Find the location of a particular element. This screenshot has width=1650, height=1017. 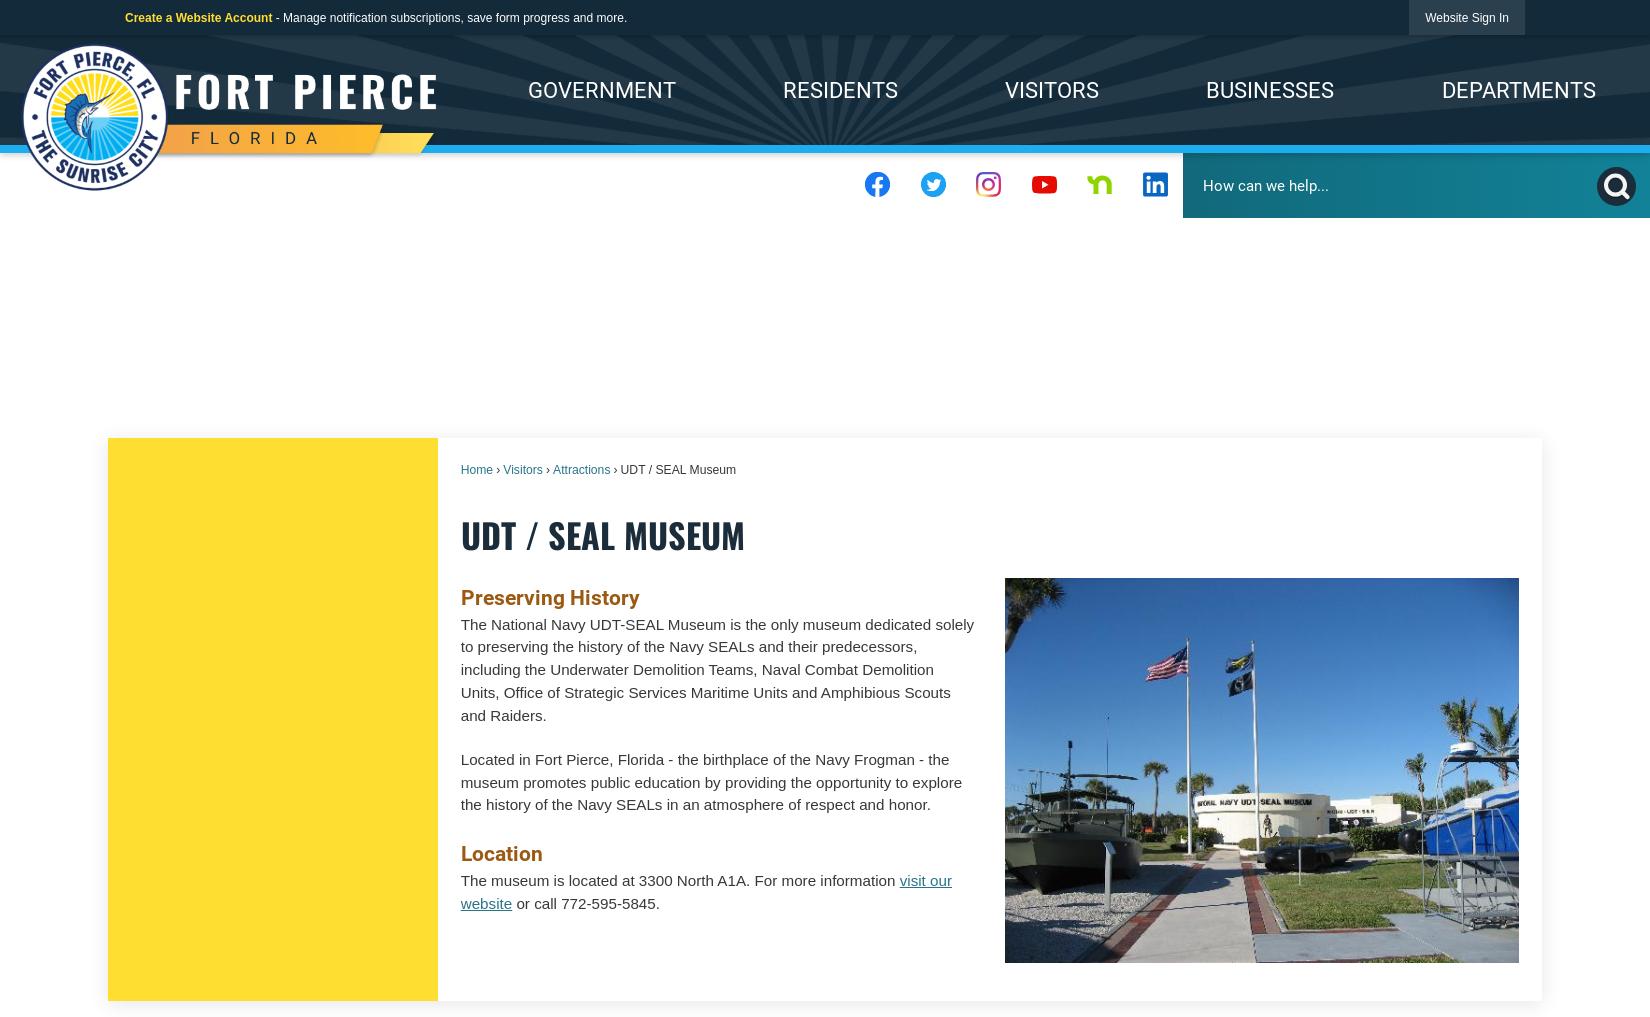

'The museum is located at 3300 North A1A. For more information' is located at coordinates (678, 880).